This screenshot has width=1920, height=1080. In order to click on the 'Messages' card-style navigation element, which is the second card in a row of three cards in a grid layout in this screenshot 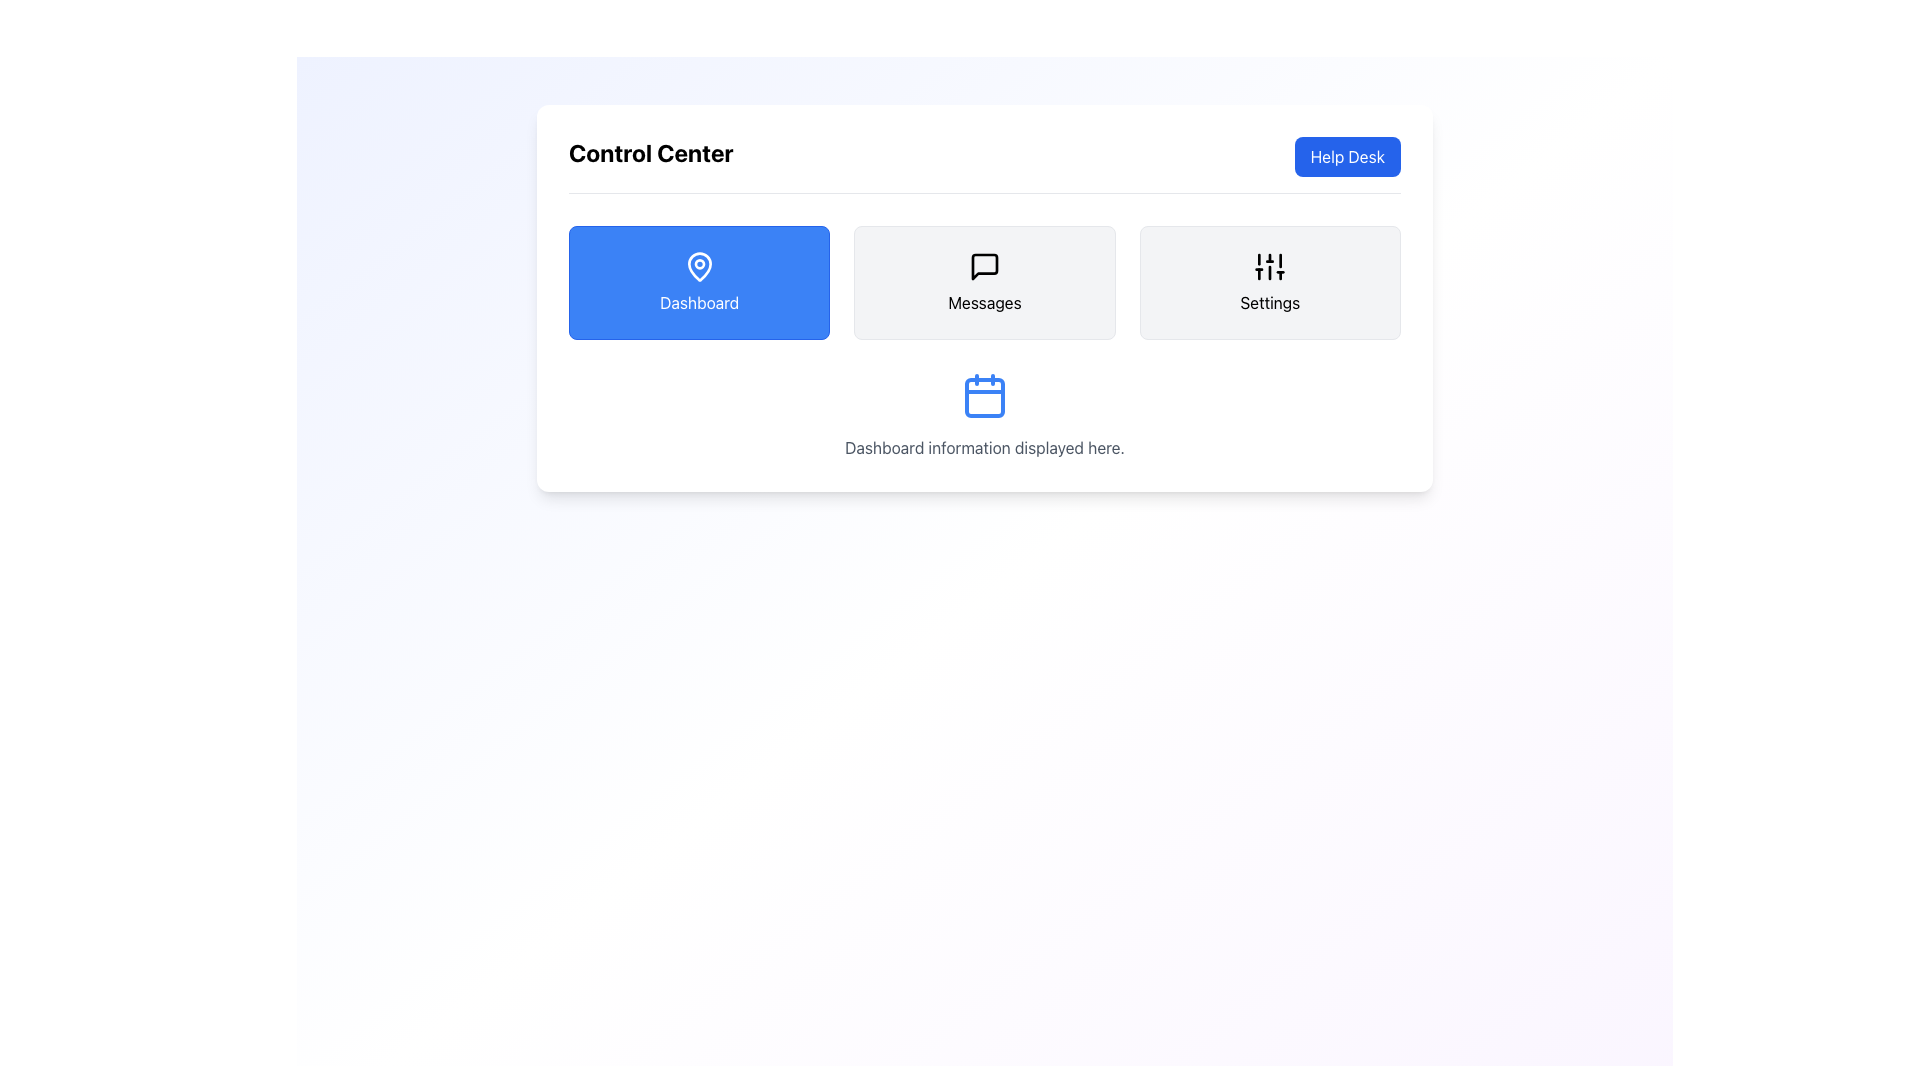, I will do `click(983, 282)`.